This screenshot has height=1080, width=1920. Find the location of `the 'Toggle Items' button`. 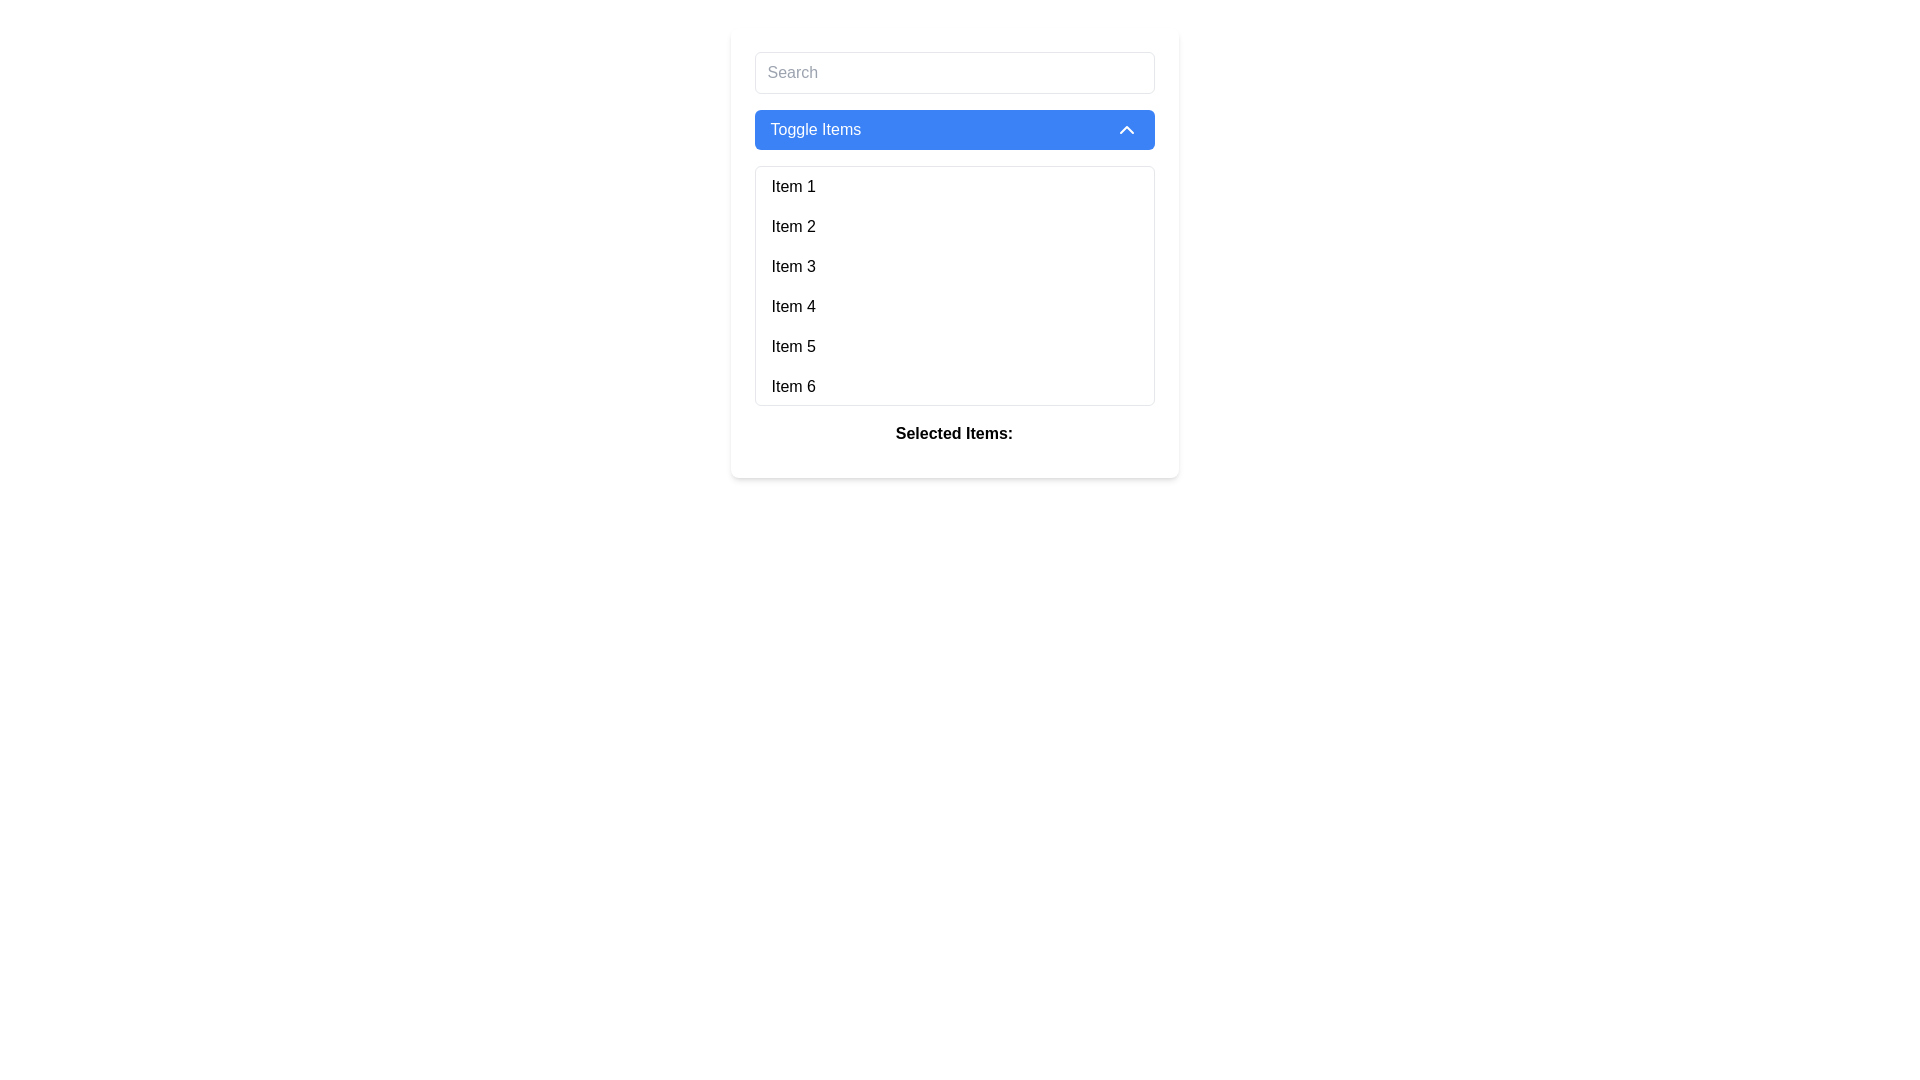

the 'Toggle Items' button is located at coordinates (953, 130).